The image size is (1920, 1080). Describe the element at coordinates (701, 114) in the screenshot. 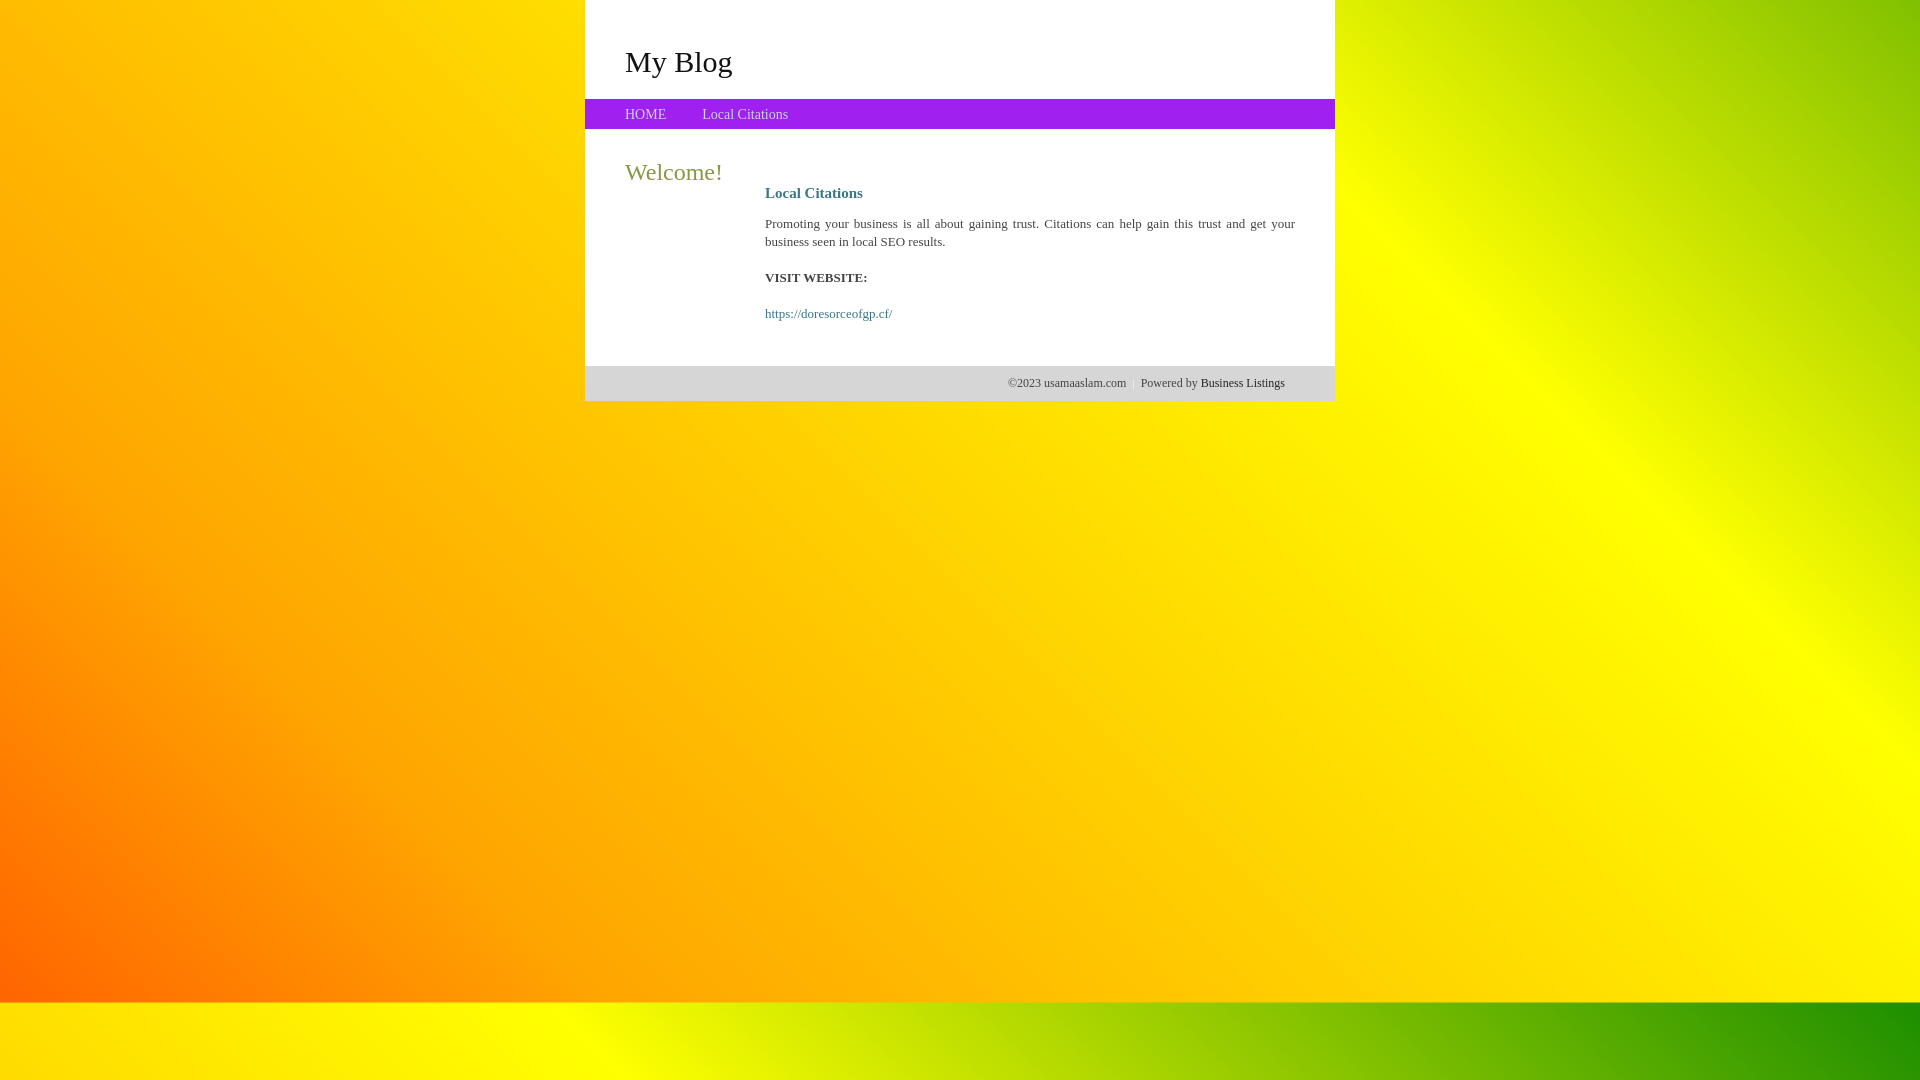

I see `'Local Citations'` at that location.